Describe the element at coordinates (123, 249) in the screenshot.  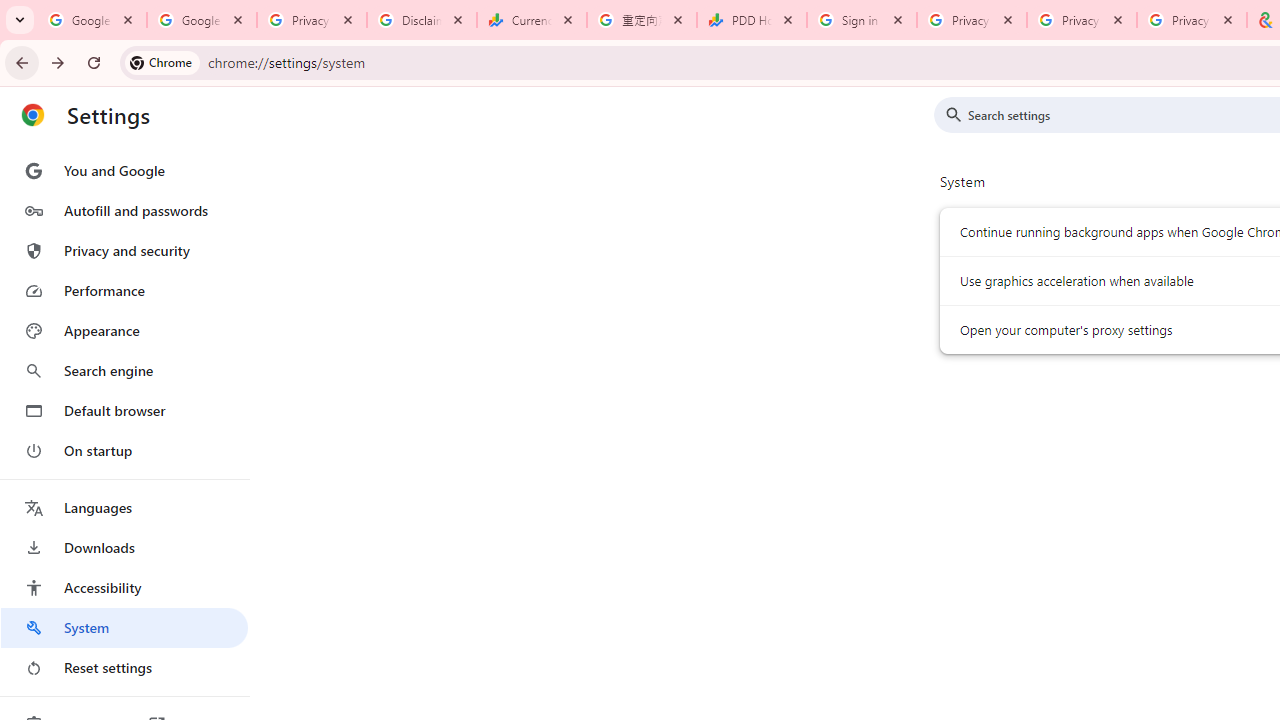
I see `'Privacy and security'` at that location.